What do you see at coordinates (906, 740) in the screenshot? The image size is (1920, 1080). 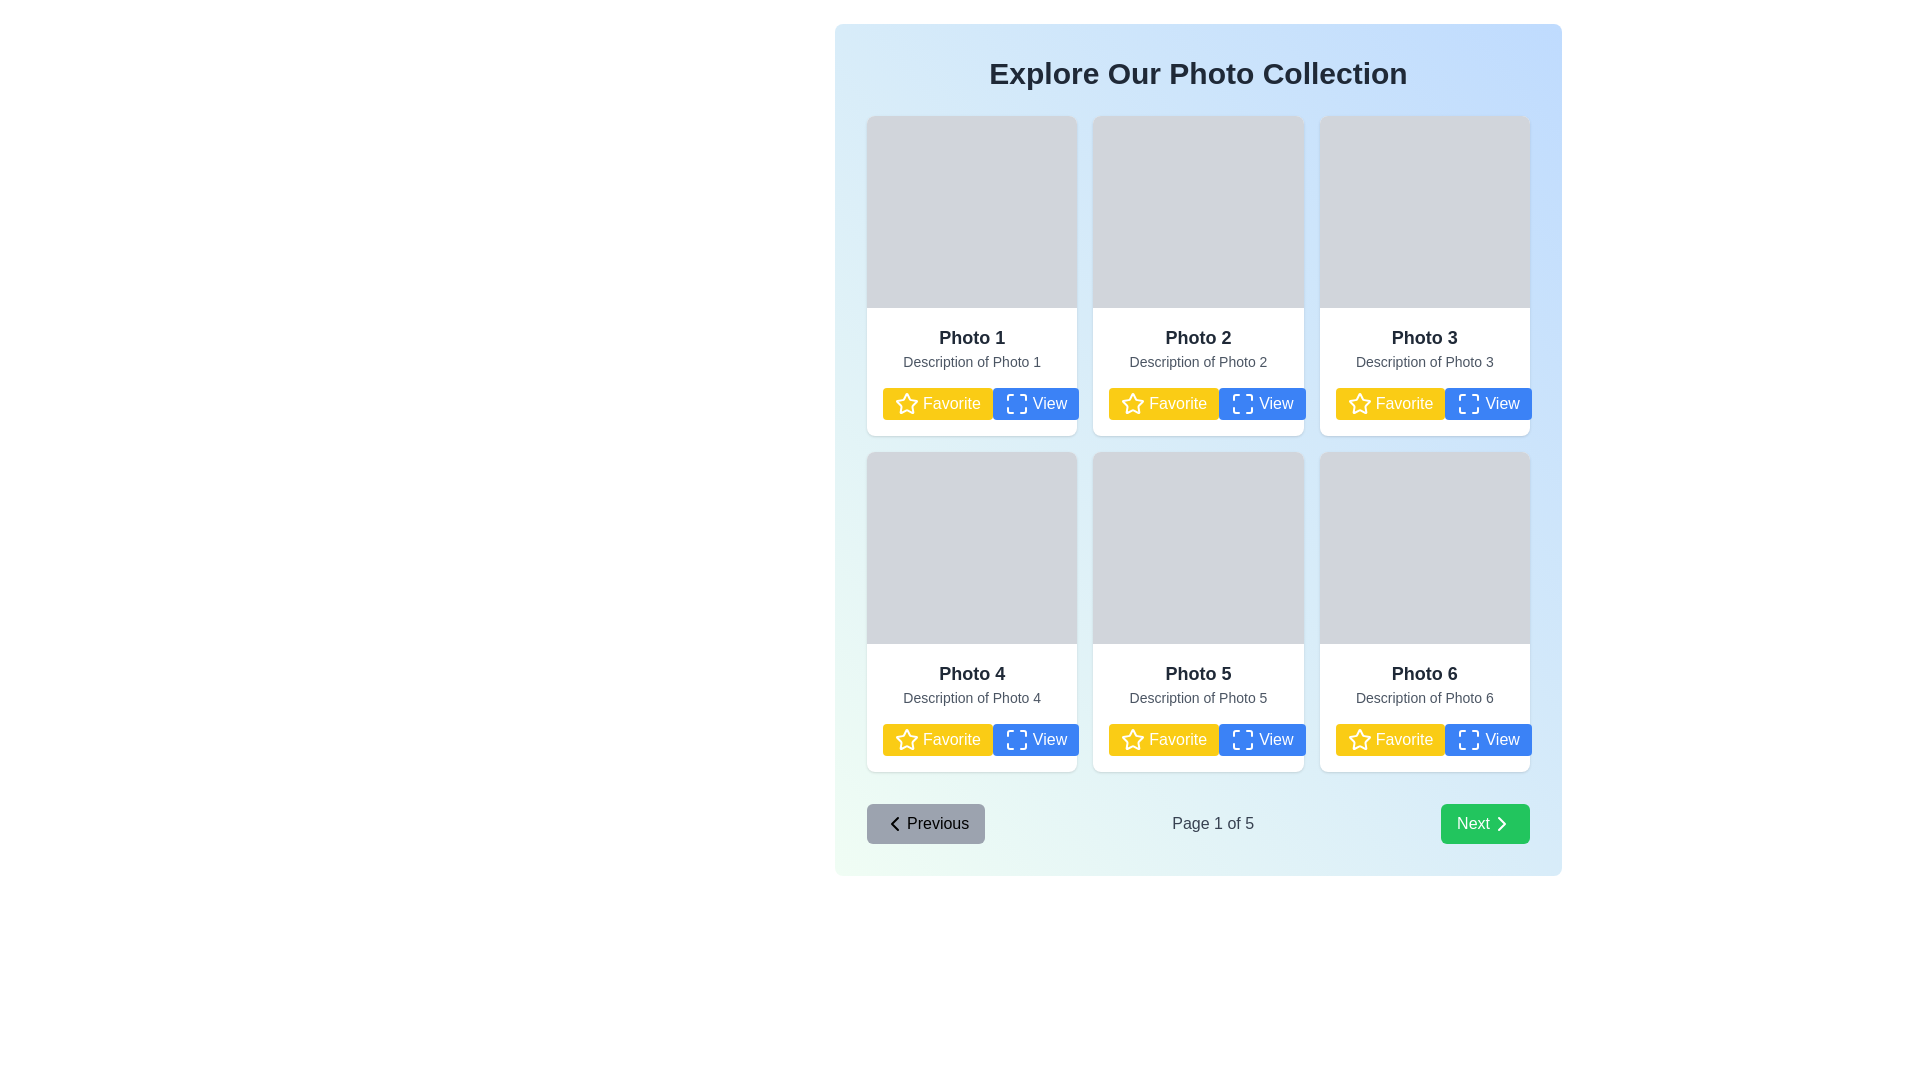 I see `the star-shaped icon with a yellow fill and white border, located to the left of the 'Favorite' text within the yellow button, to rate it` at bounding box center [906, 740].